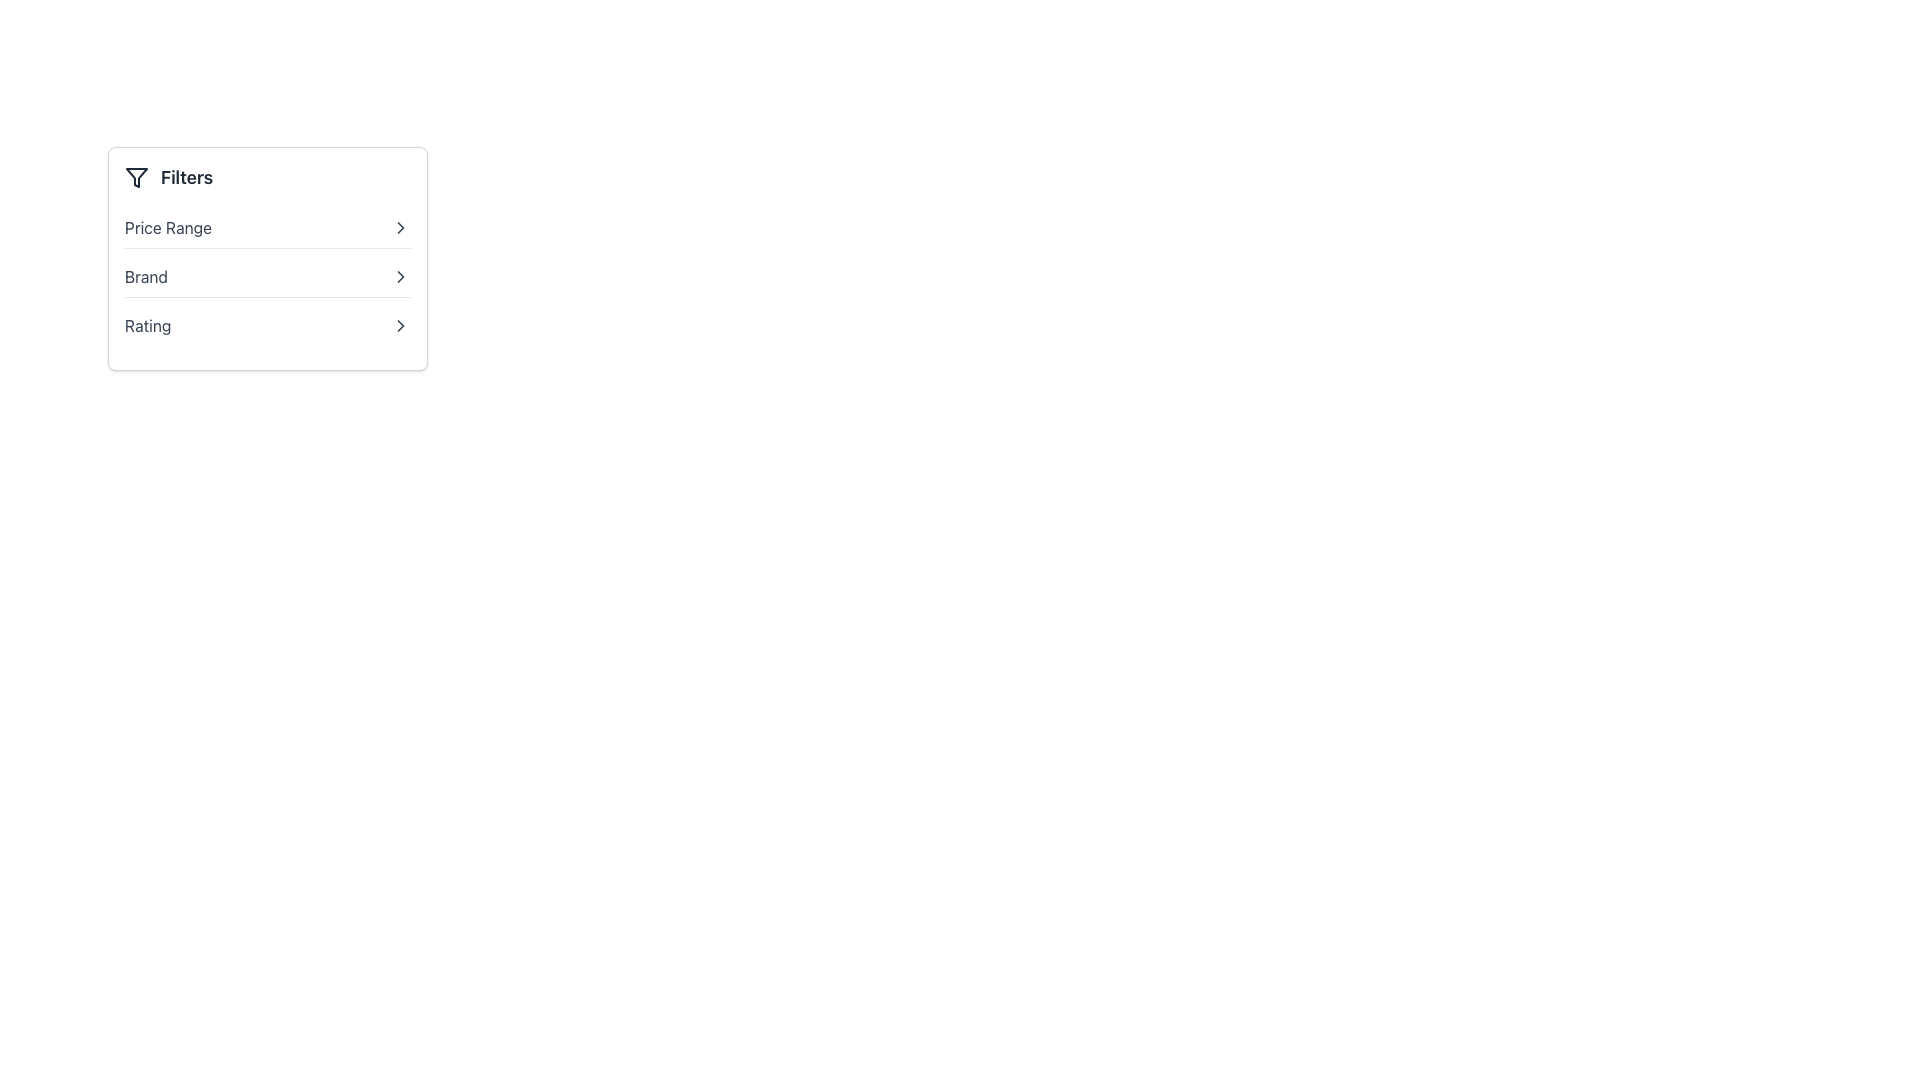 This screenshot has height=1080, width=1920. What do you see at coordinates (168, 226) in the screenshot?
I see `the 'Price Range' text label` at bounding box center [168, 226].